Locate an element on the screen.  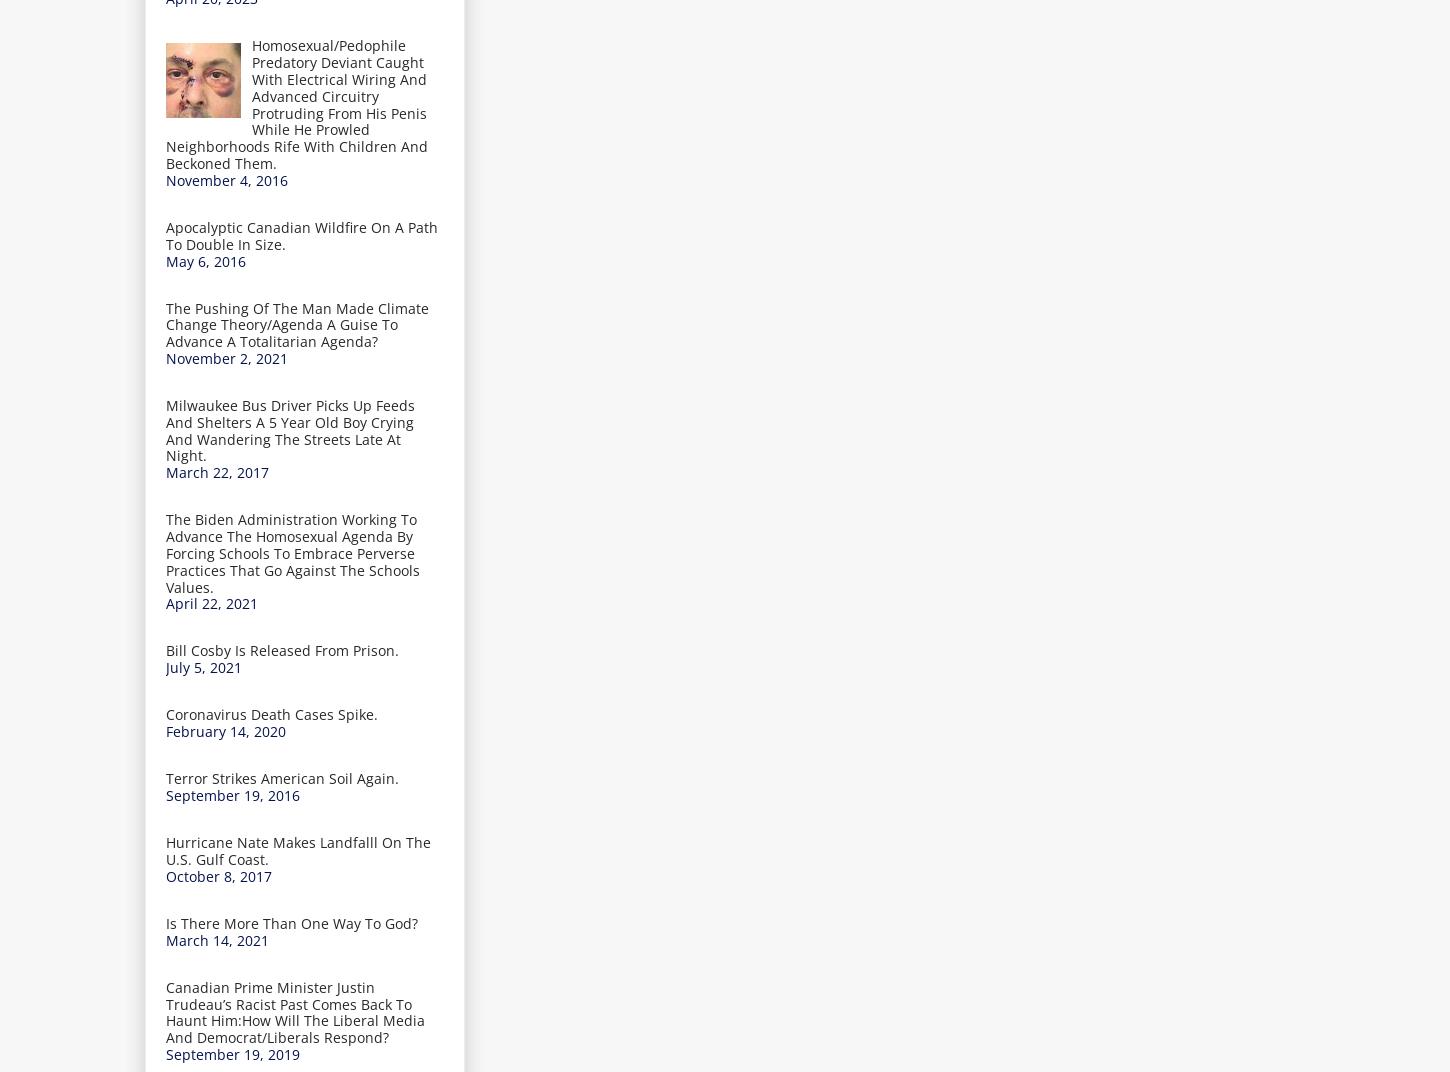
'Canadian Prime Minister Justin Trudeau’s Racist Past Comes Back To Haunt Him:How Will The Liberal Media And Democrat/Liberals Respond?' is located at coordinates (295, 1011).